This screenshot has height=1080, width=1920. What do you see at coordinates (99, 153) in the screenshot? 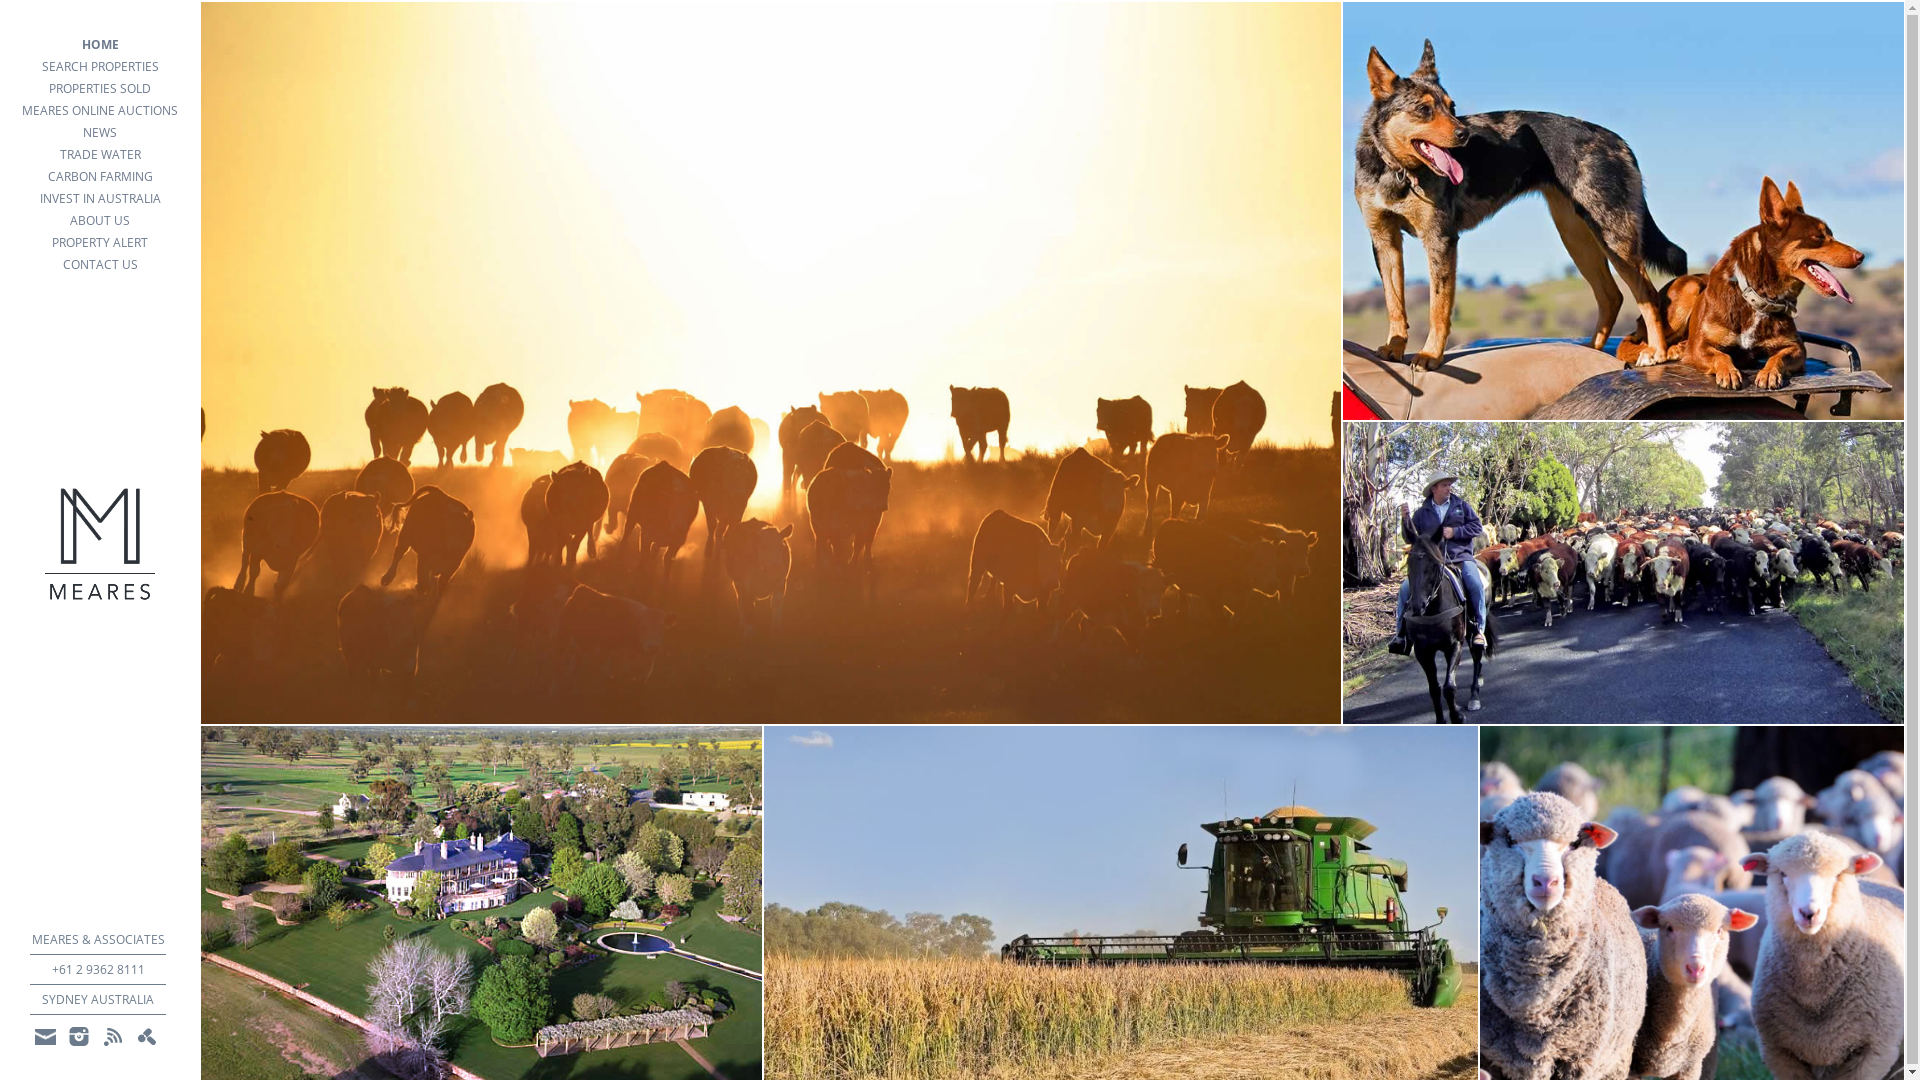
I see `'TRADE WATER'` at bounding box center [99, 153].